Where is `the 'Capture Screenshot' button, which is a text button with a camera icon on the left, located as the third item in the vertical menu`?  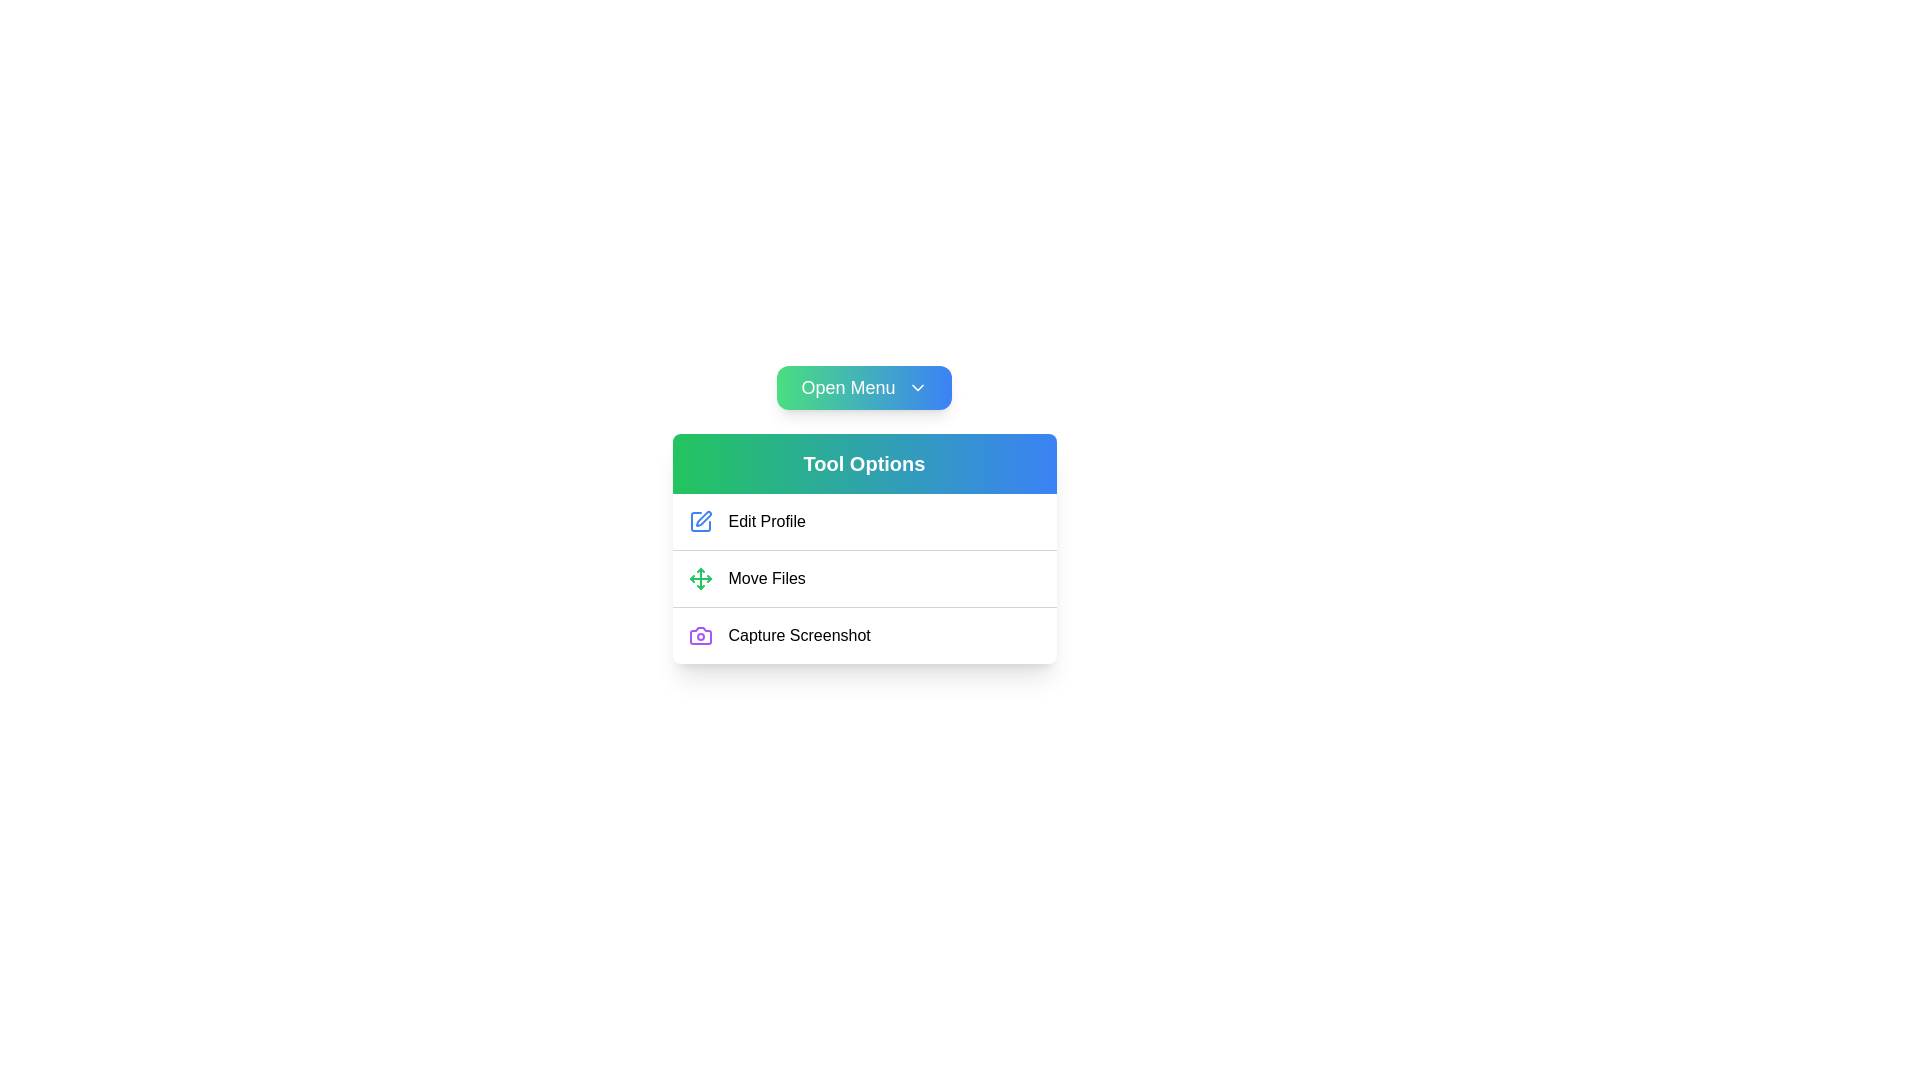
the 'Capture Screenshot' button, which is a text button with a camera icon on the left, located as the third item in the vertical menu is located at coordinates (864, 635).